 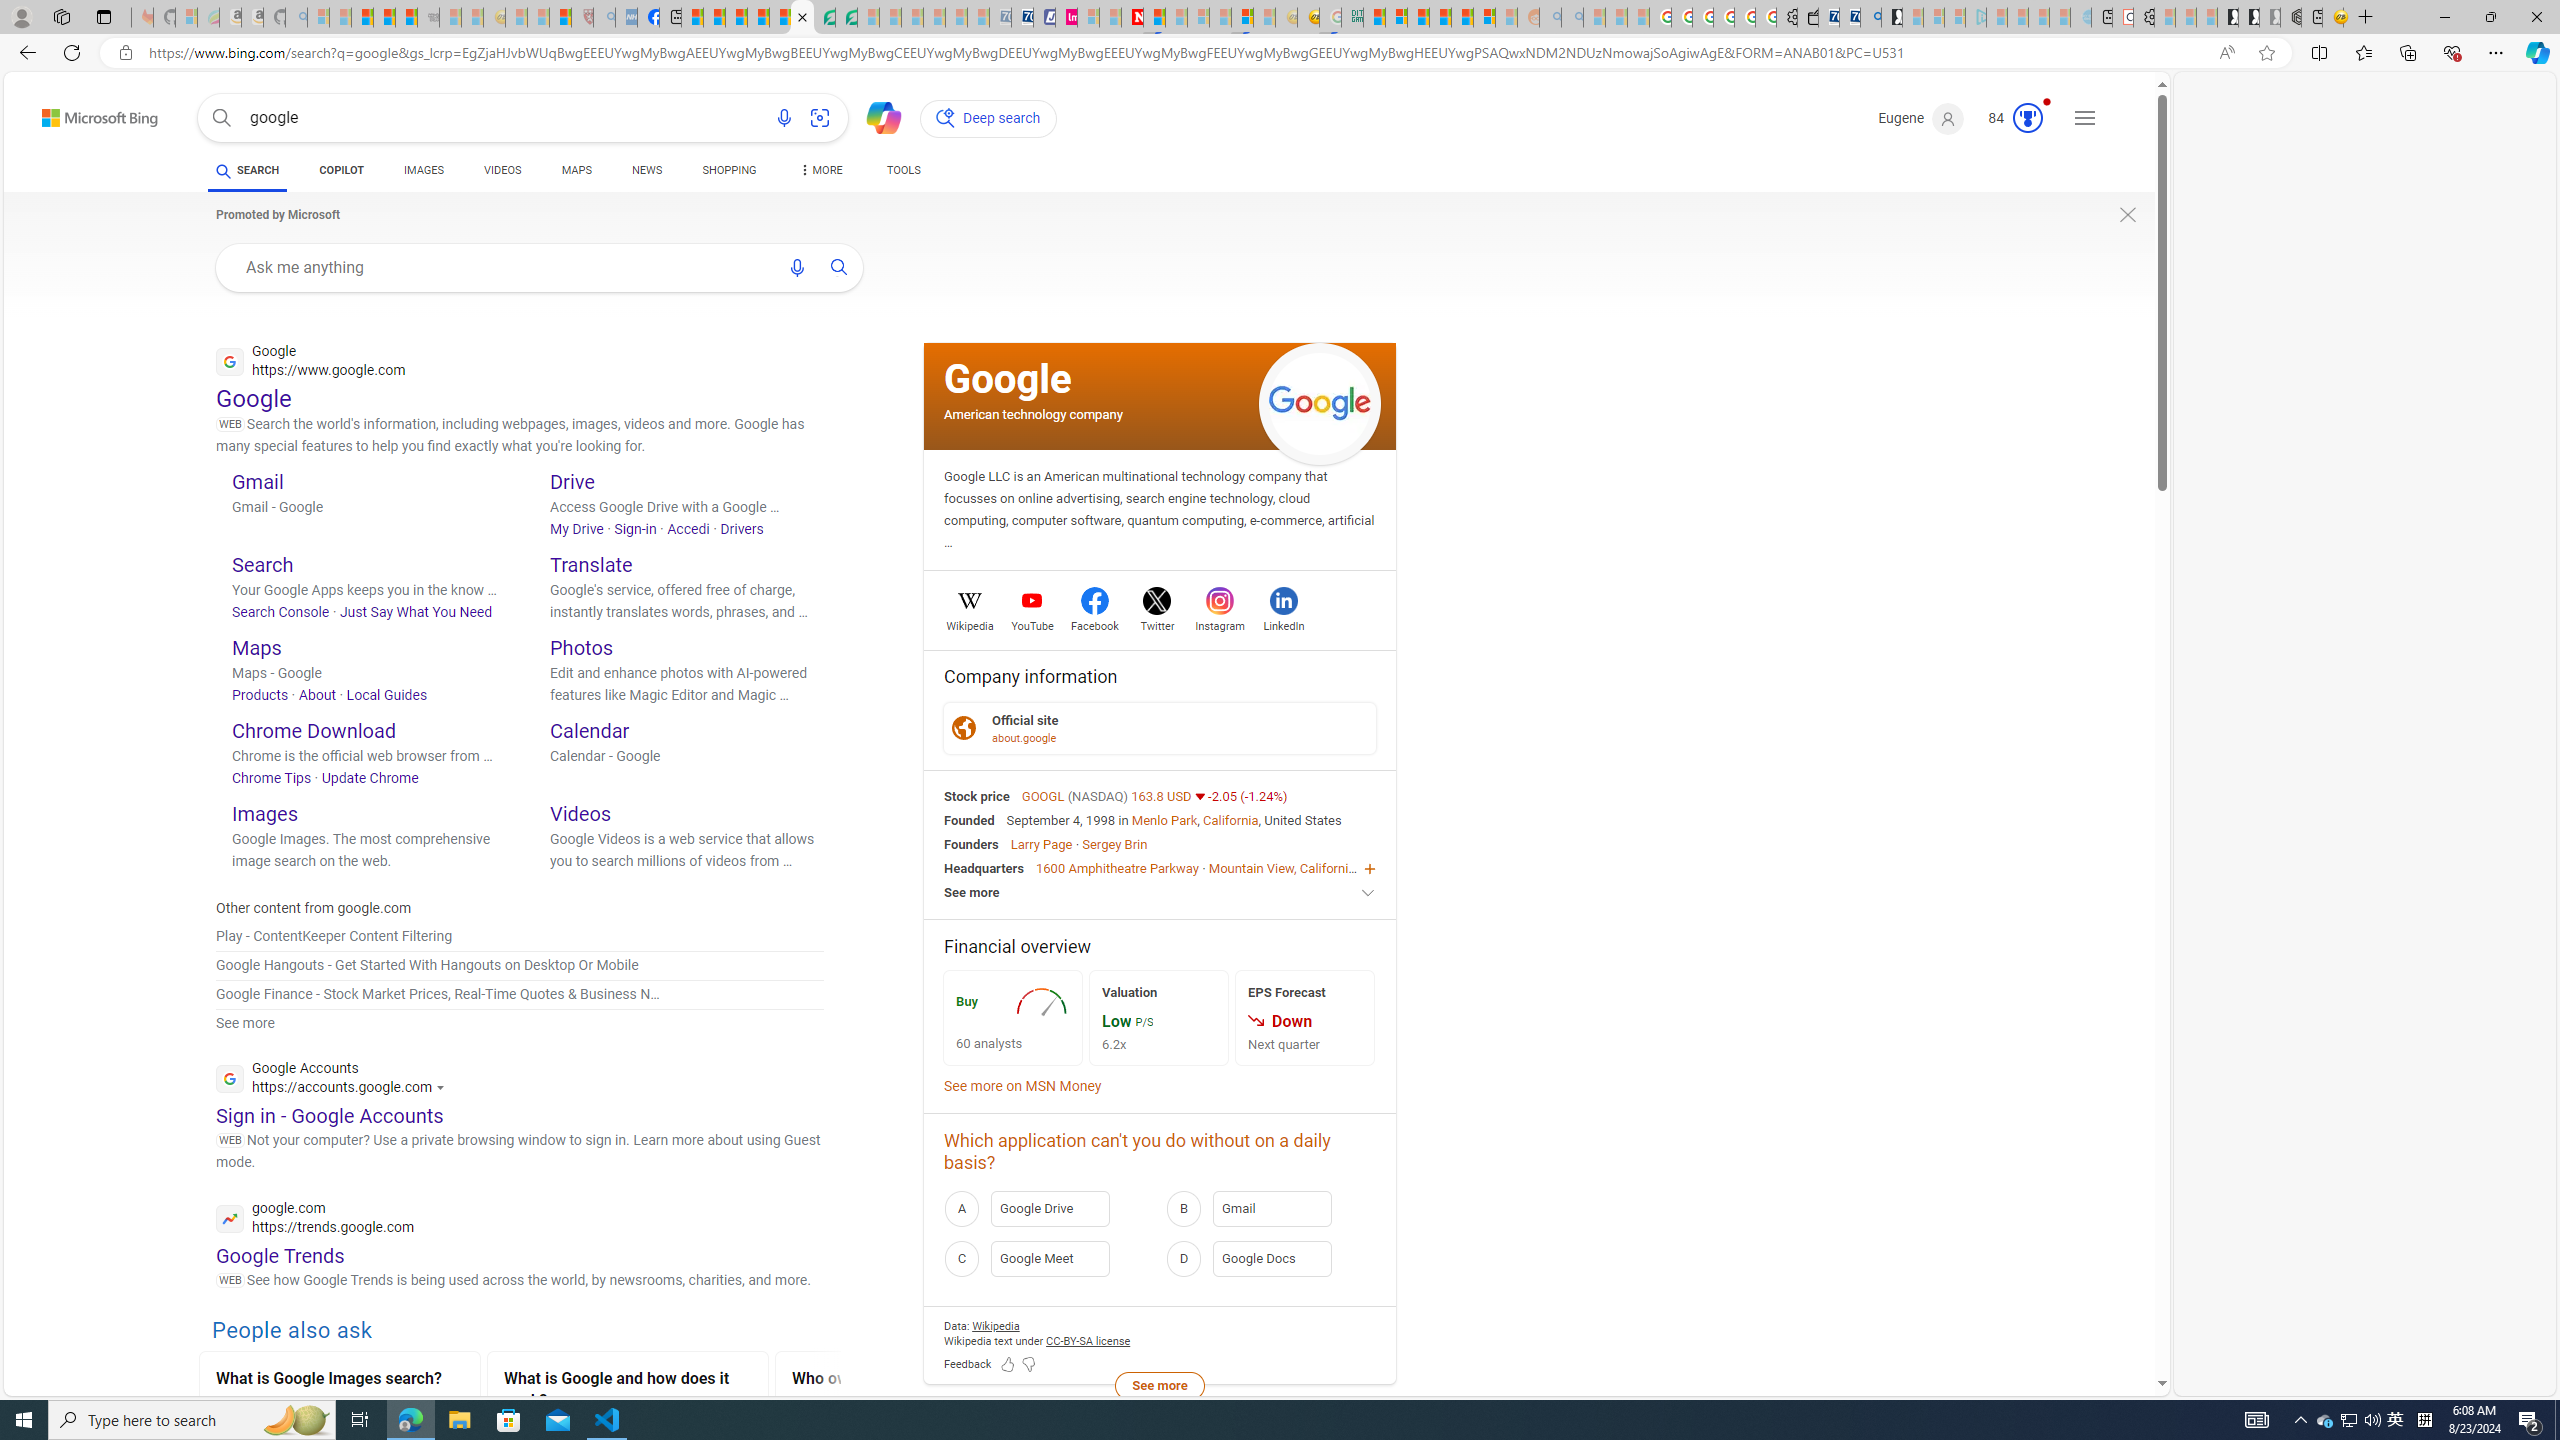 I want to click on 'American technology company', so click(x=1034, y=413).